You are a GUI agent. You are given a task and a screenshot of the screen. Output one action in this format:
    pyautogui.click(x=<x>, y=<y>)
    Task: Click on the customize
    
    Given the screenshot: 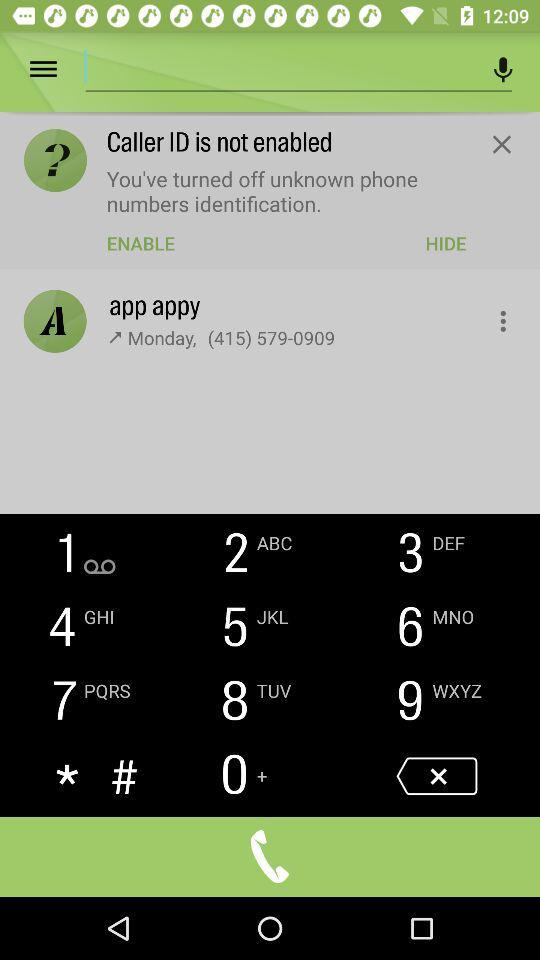 What is the action you would take?
    pyautogui.click(x=491, y=316)
    